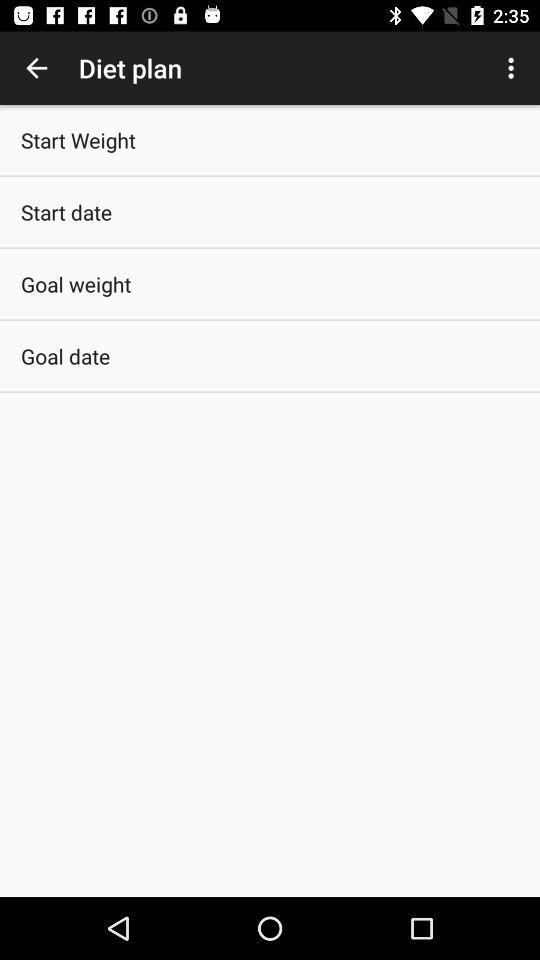 The width and height of the screenshot is (540, 960). Describe the element at coordinates (77, 139) in the screenshot. I see `the icon above the start date item` at that location.